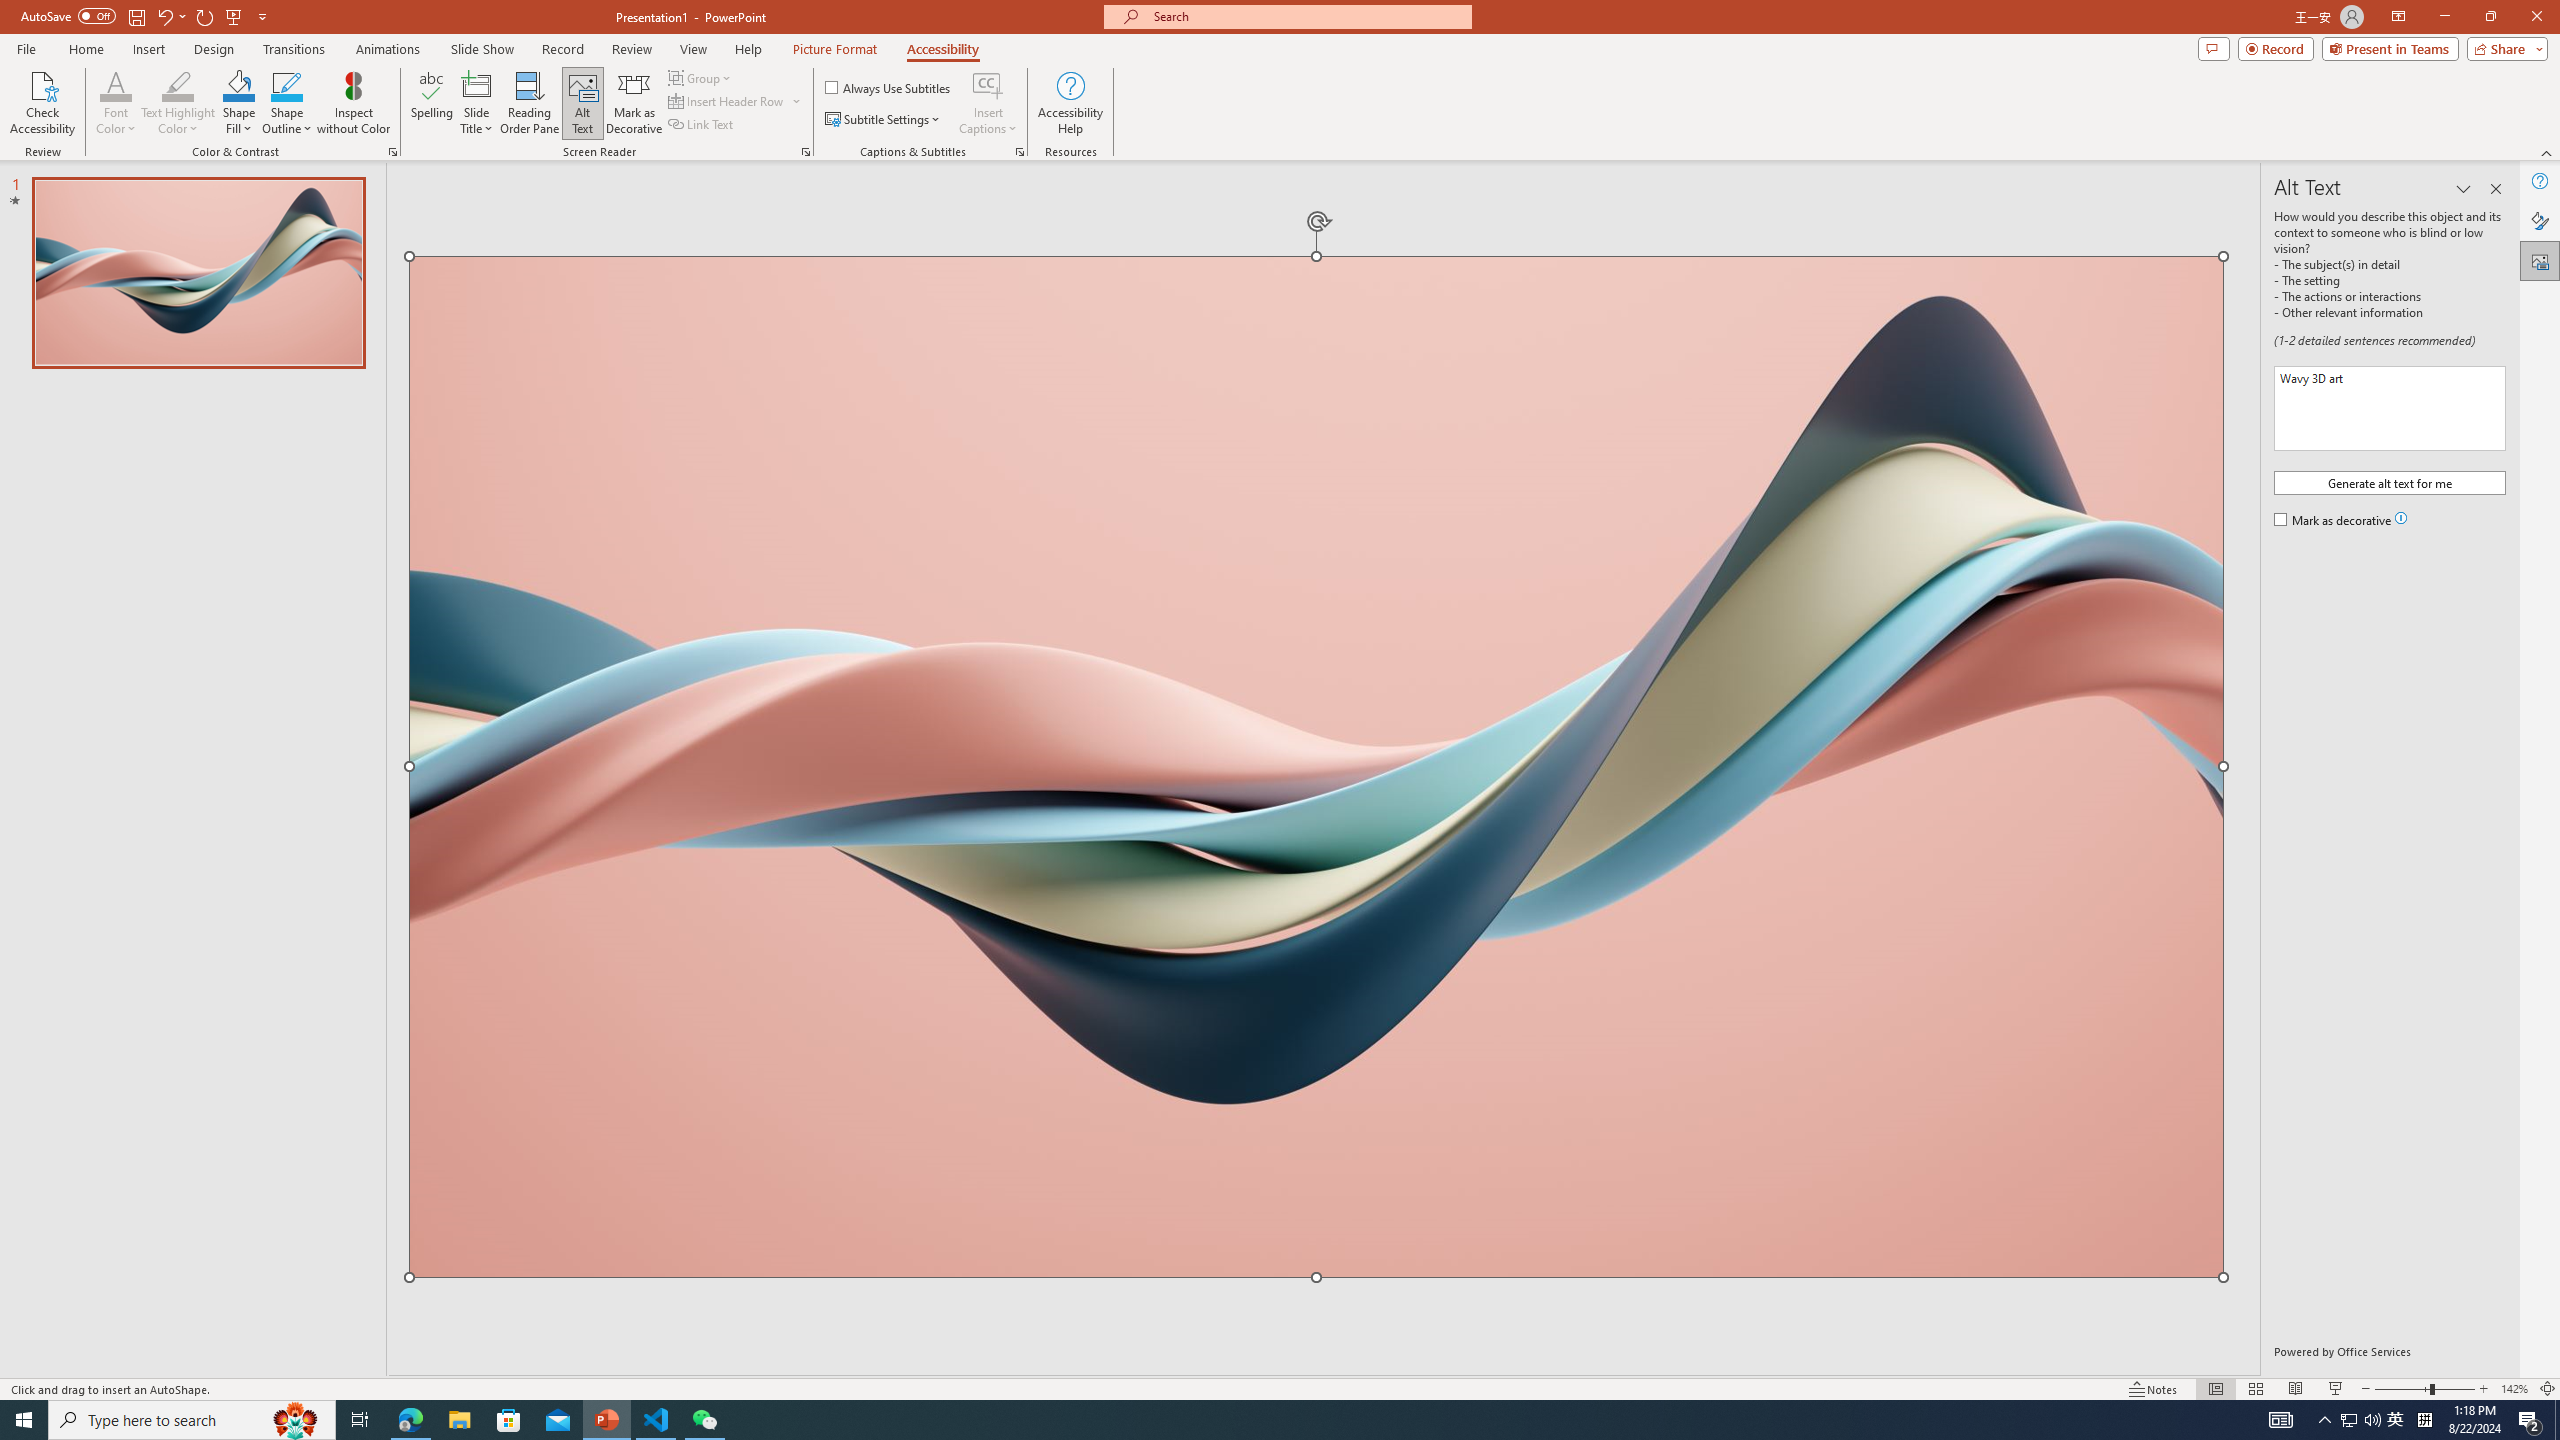 The image size is (2560, 1440). What do you see at coordinates (1019, 150) in the screenshot?
I see `'Captions & Subtitles'` at bounding box center [1019, 150].